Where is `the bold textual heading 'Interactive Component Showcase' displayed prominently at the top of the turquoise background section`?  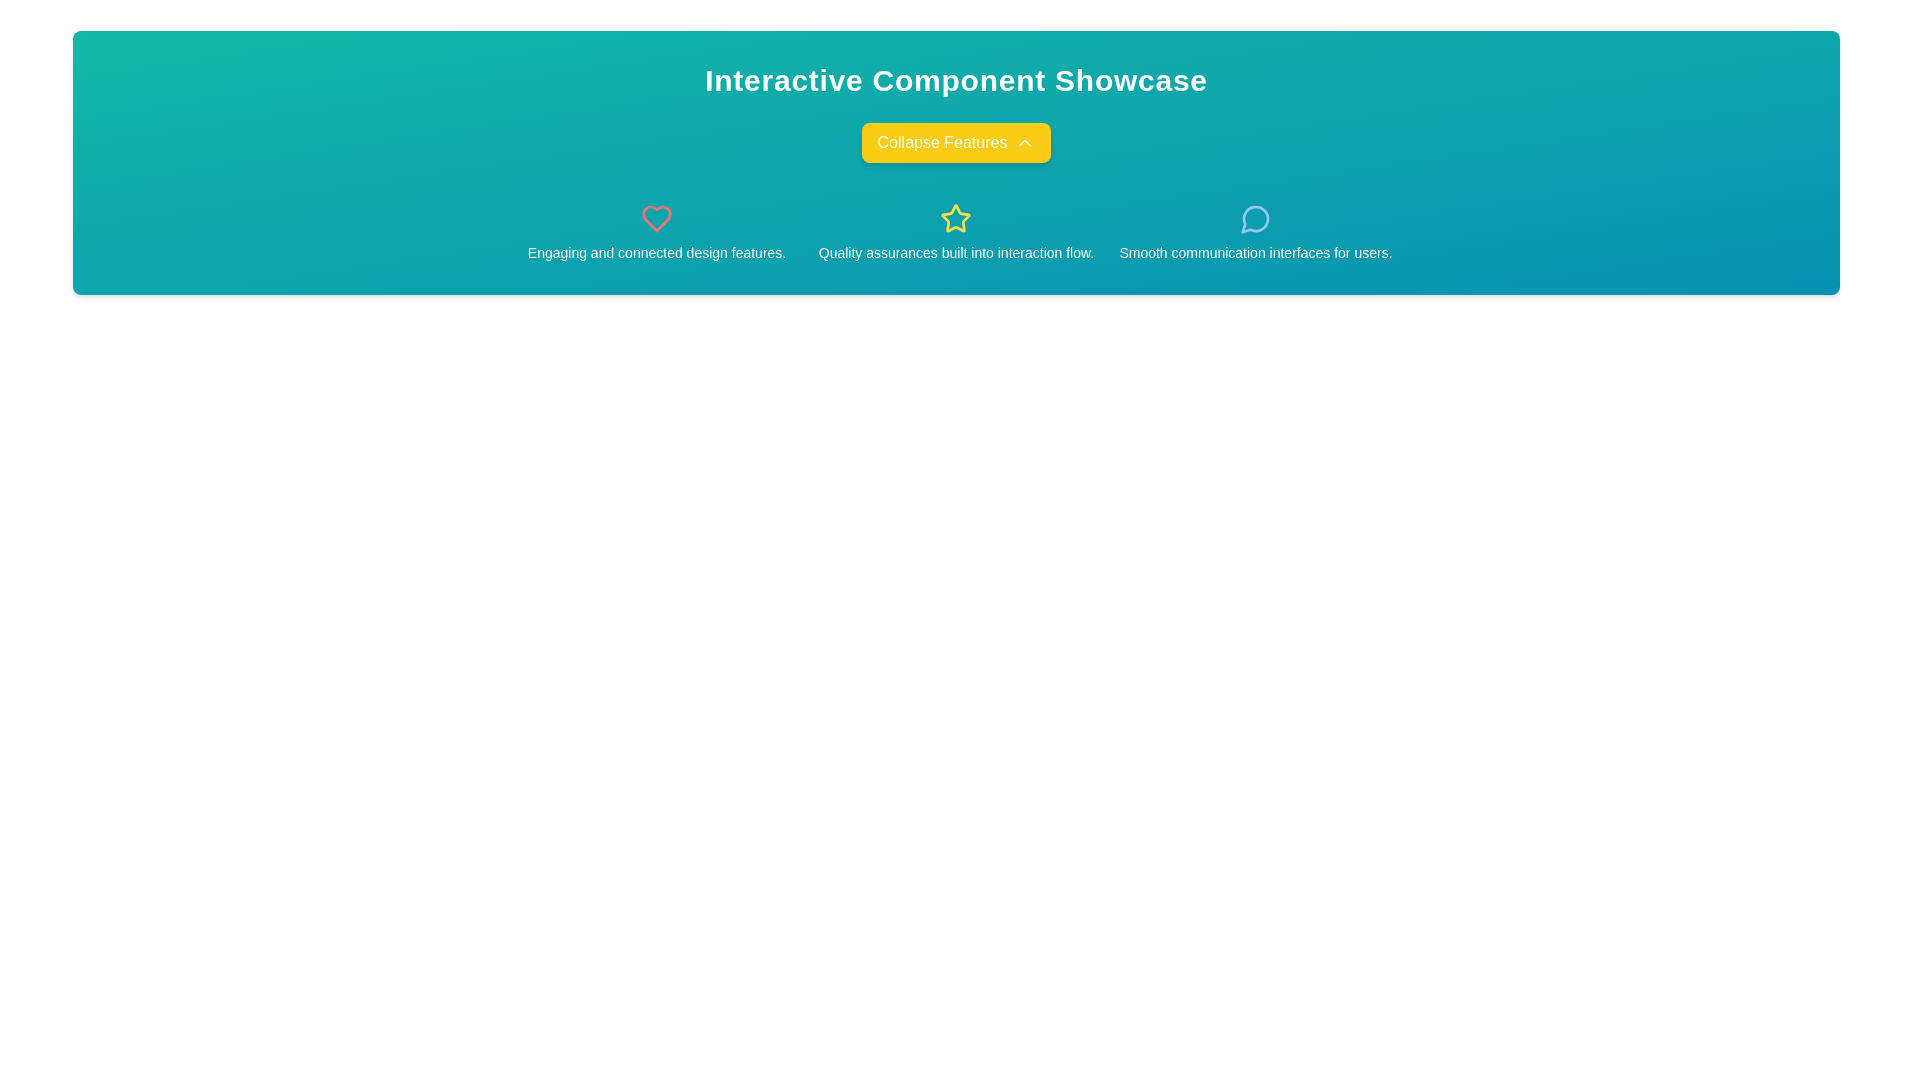 the bold textual heading 'Interactive Component Showcase' displayed prominently at the top of the turquoise background section is located at coordinates (955, 80).